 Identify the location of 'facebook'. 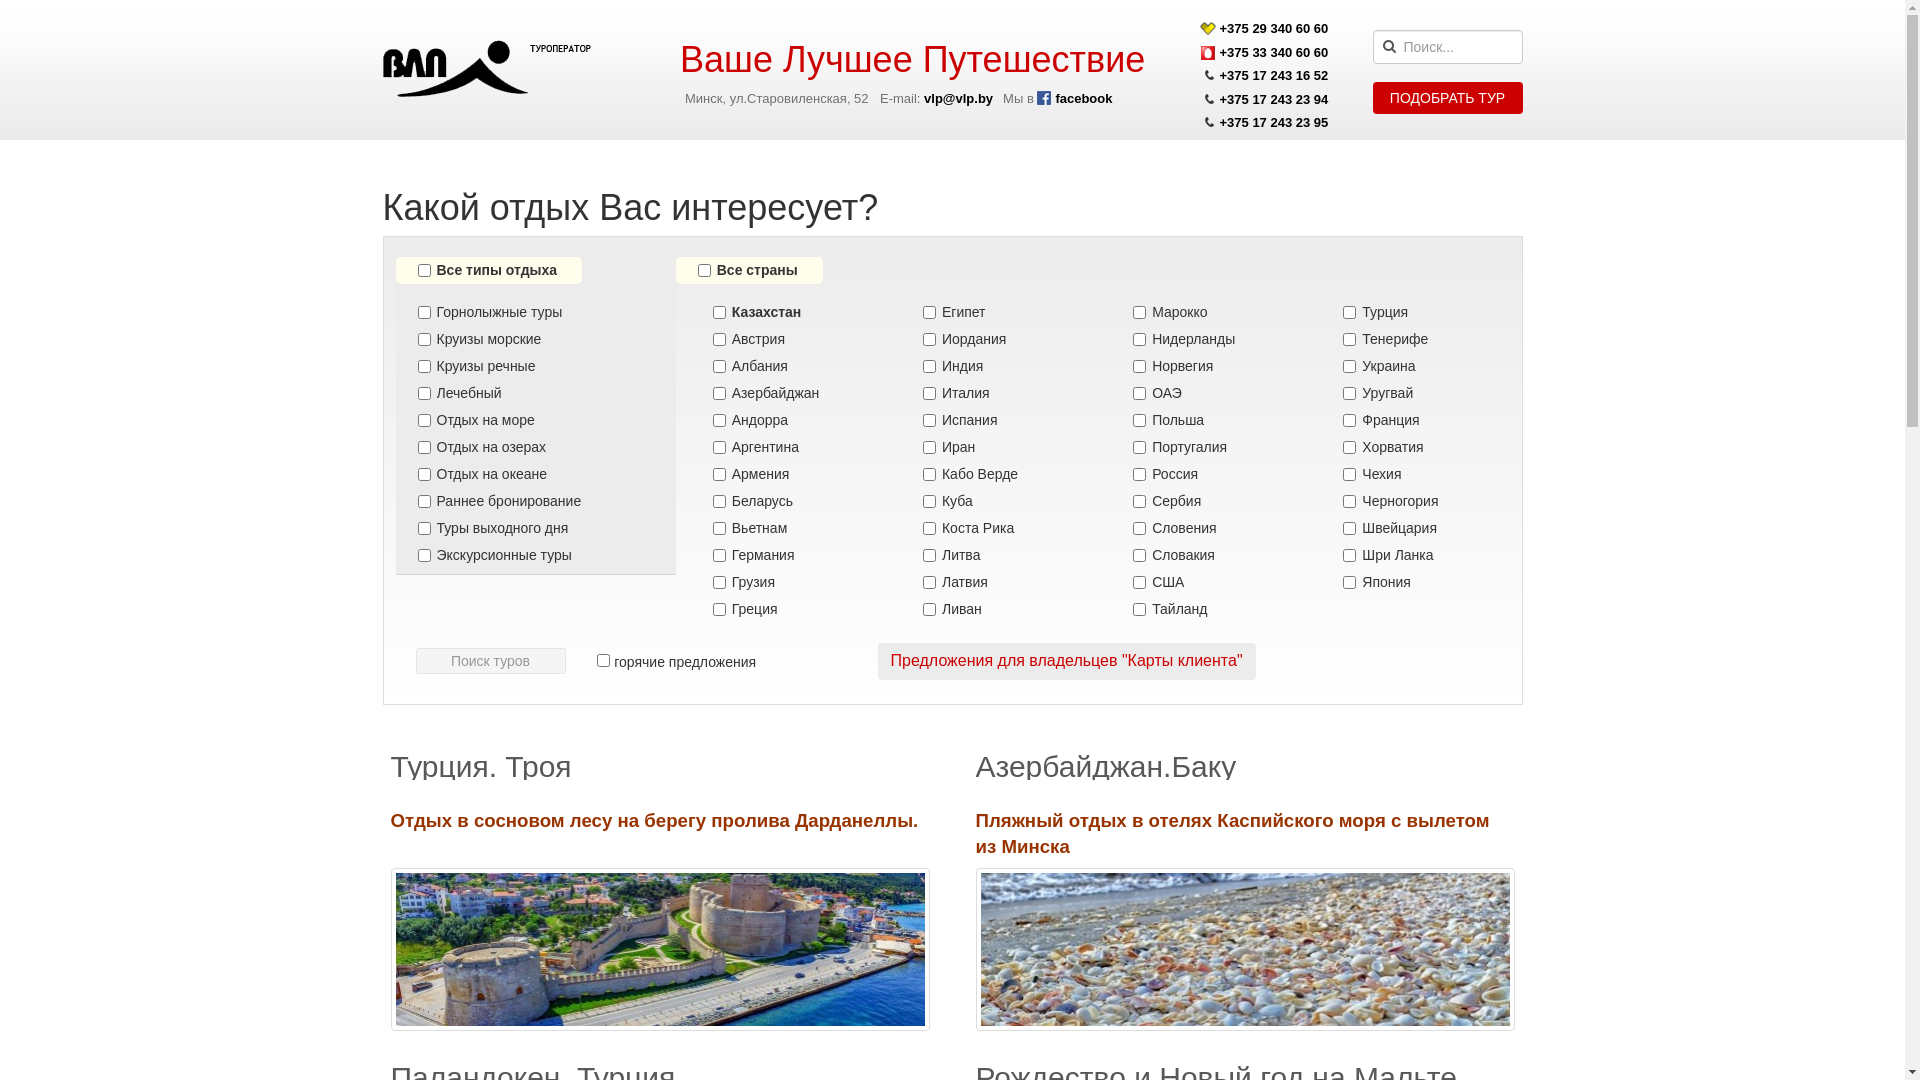
(1036, 98).